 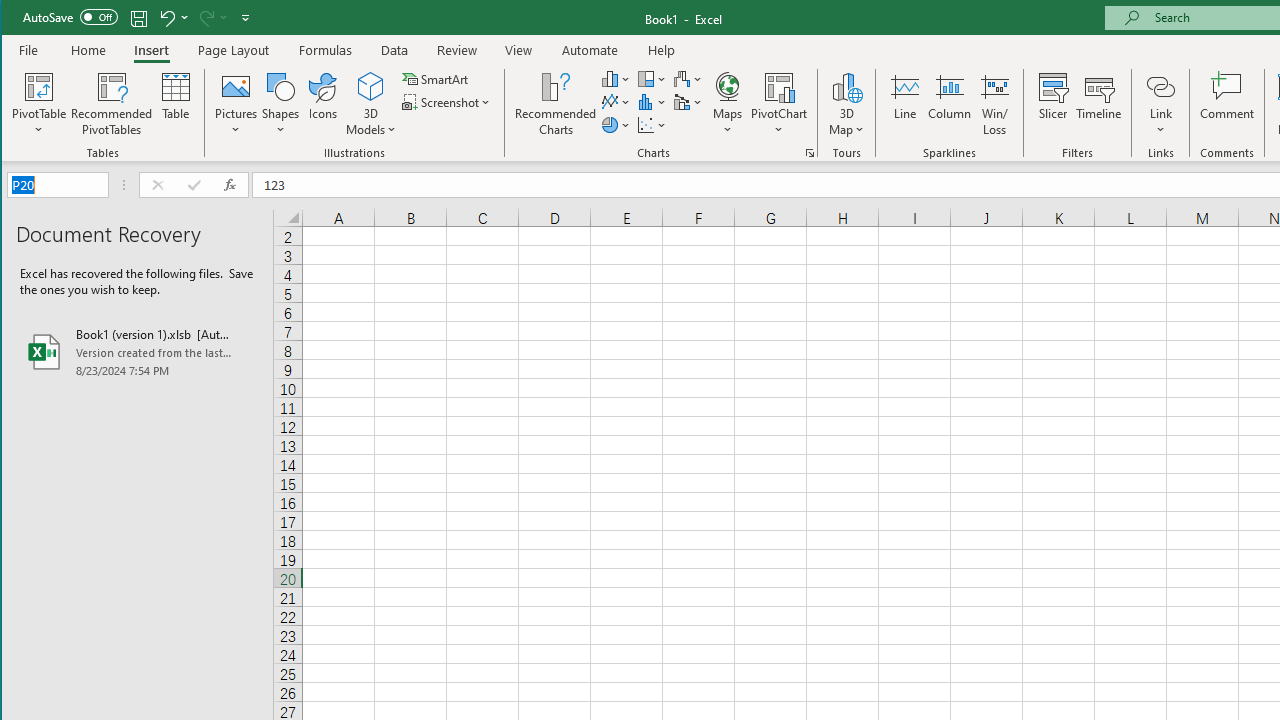 What do you see at coordinates (778, 104) in the screenshot?
I see `'PivotChart'` at bounding box center [778, 104].